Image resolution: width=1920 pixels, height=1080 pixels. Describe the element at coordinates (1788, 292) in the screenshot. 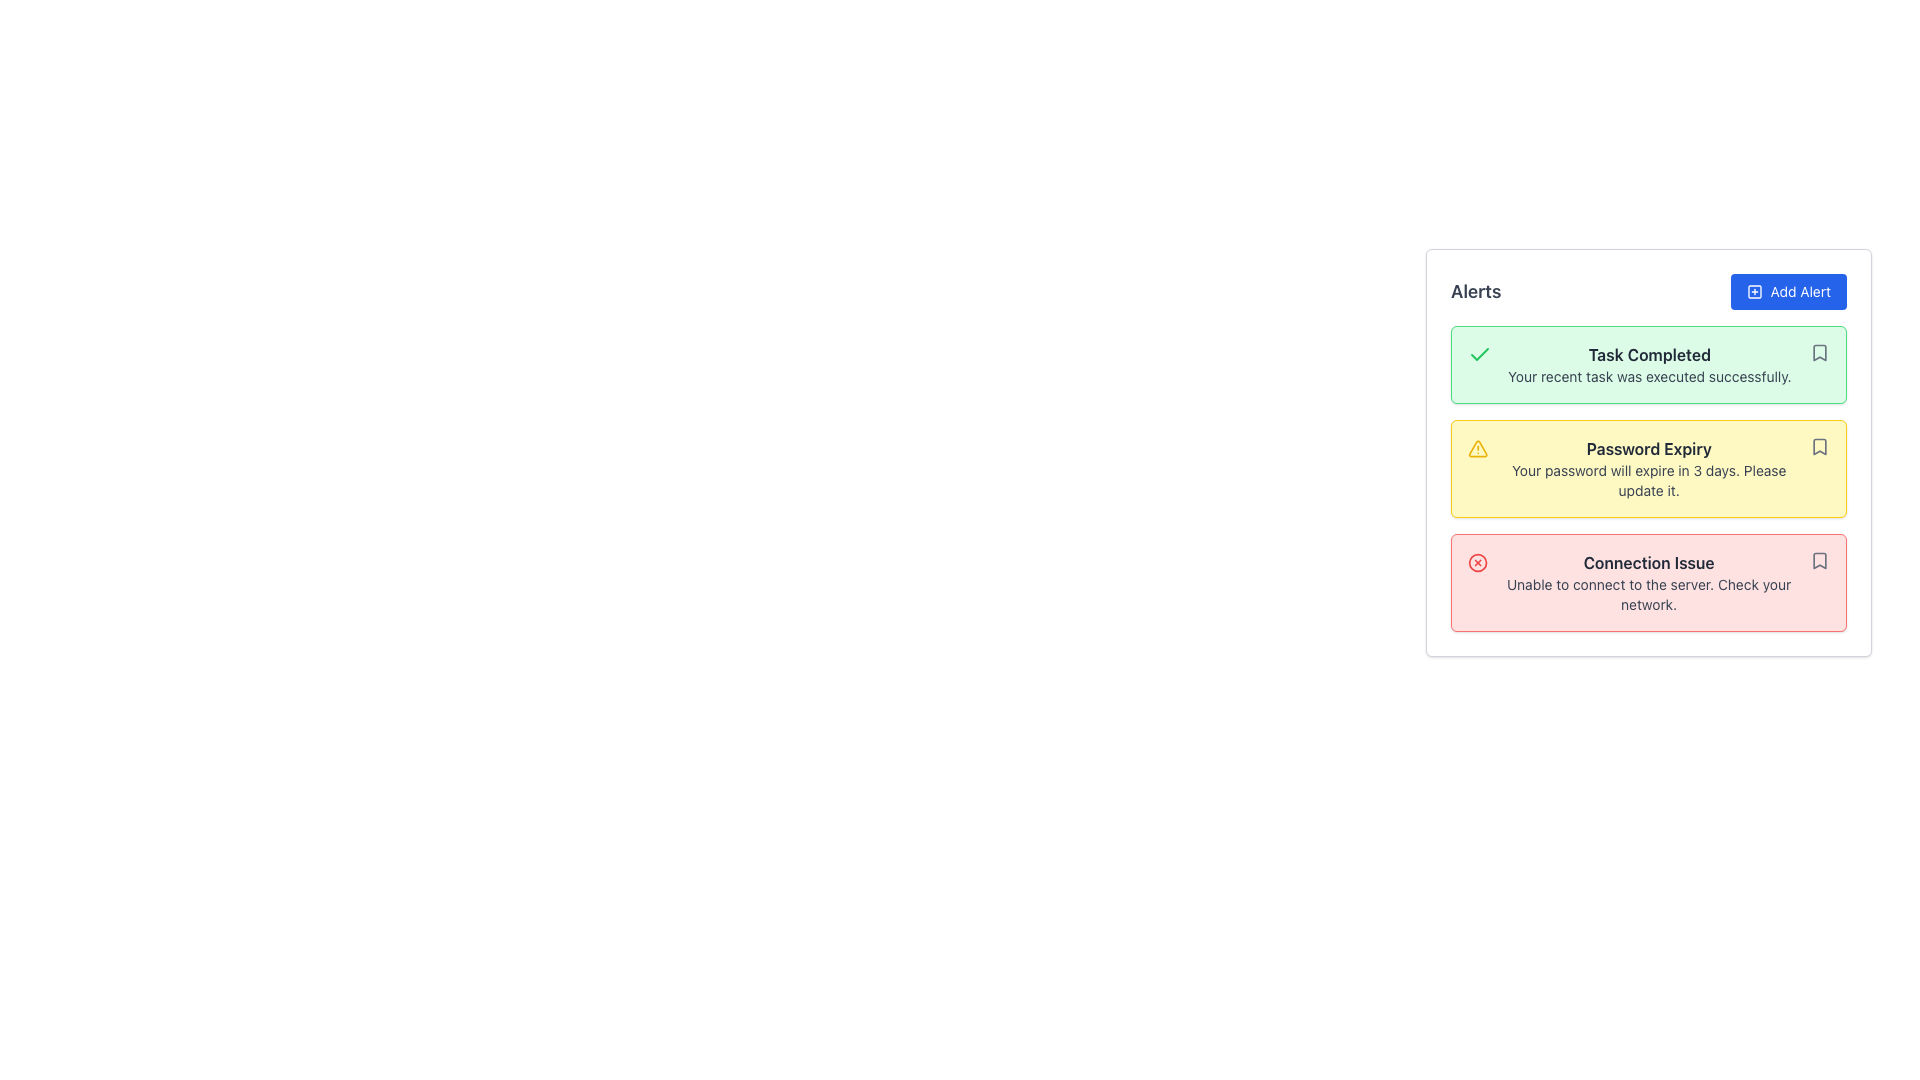

I see `the rectangular blue button labeled 'Add Alert' with a plus icon to trigger the hover effect` at that location.